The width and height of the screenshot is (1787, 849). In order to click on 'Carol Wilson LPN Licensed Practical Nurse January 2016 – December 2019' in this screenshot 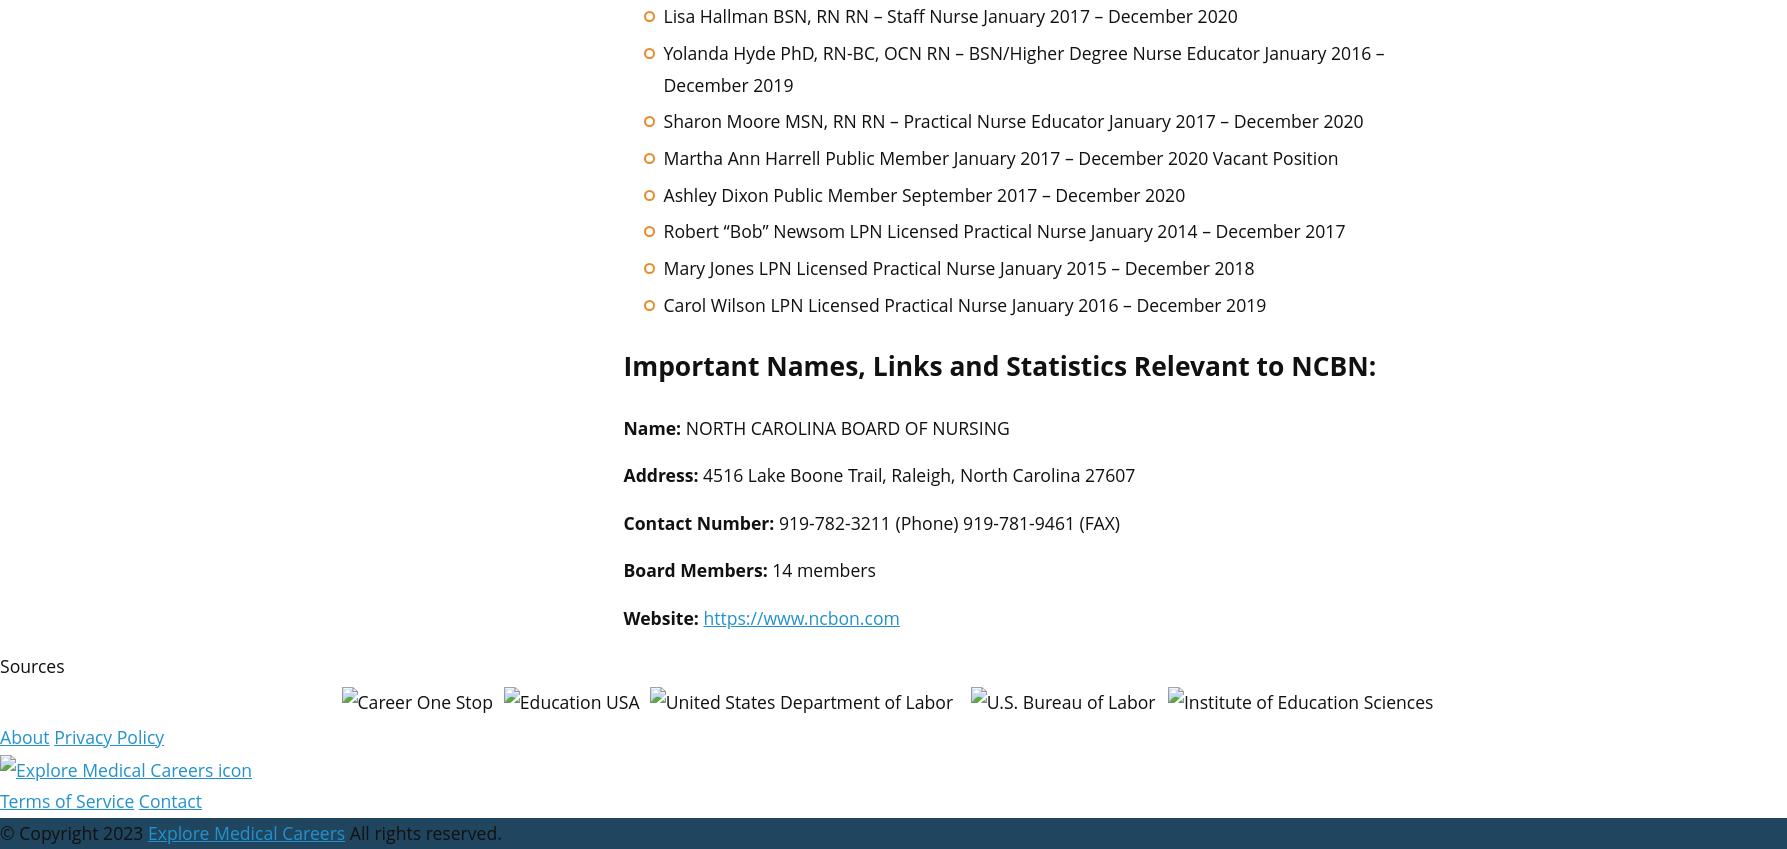, I will do `click(661, 303)`.